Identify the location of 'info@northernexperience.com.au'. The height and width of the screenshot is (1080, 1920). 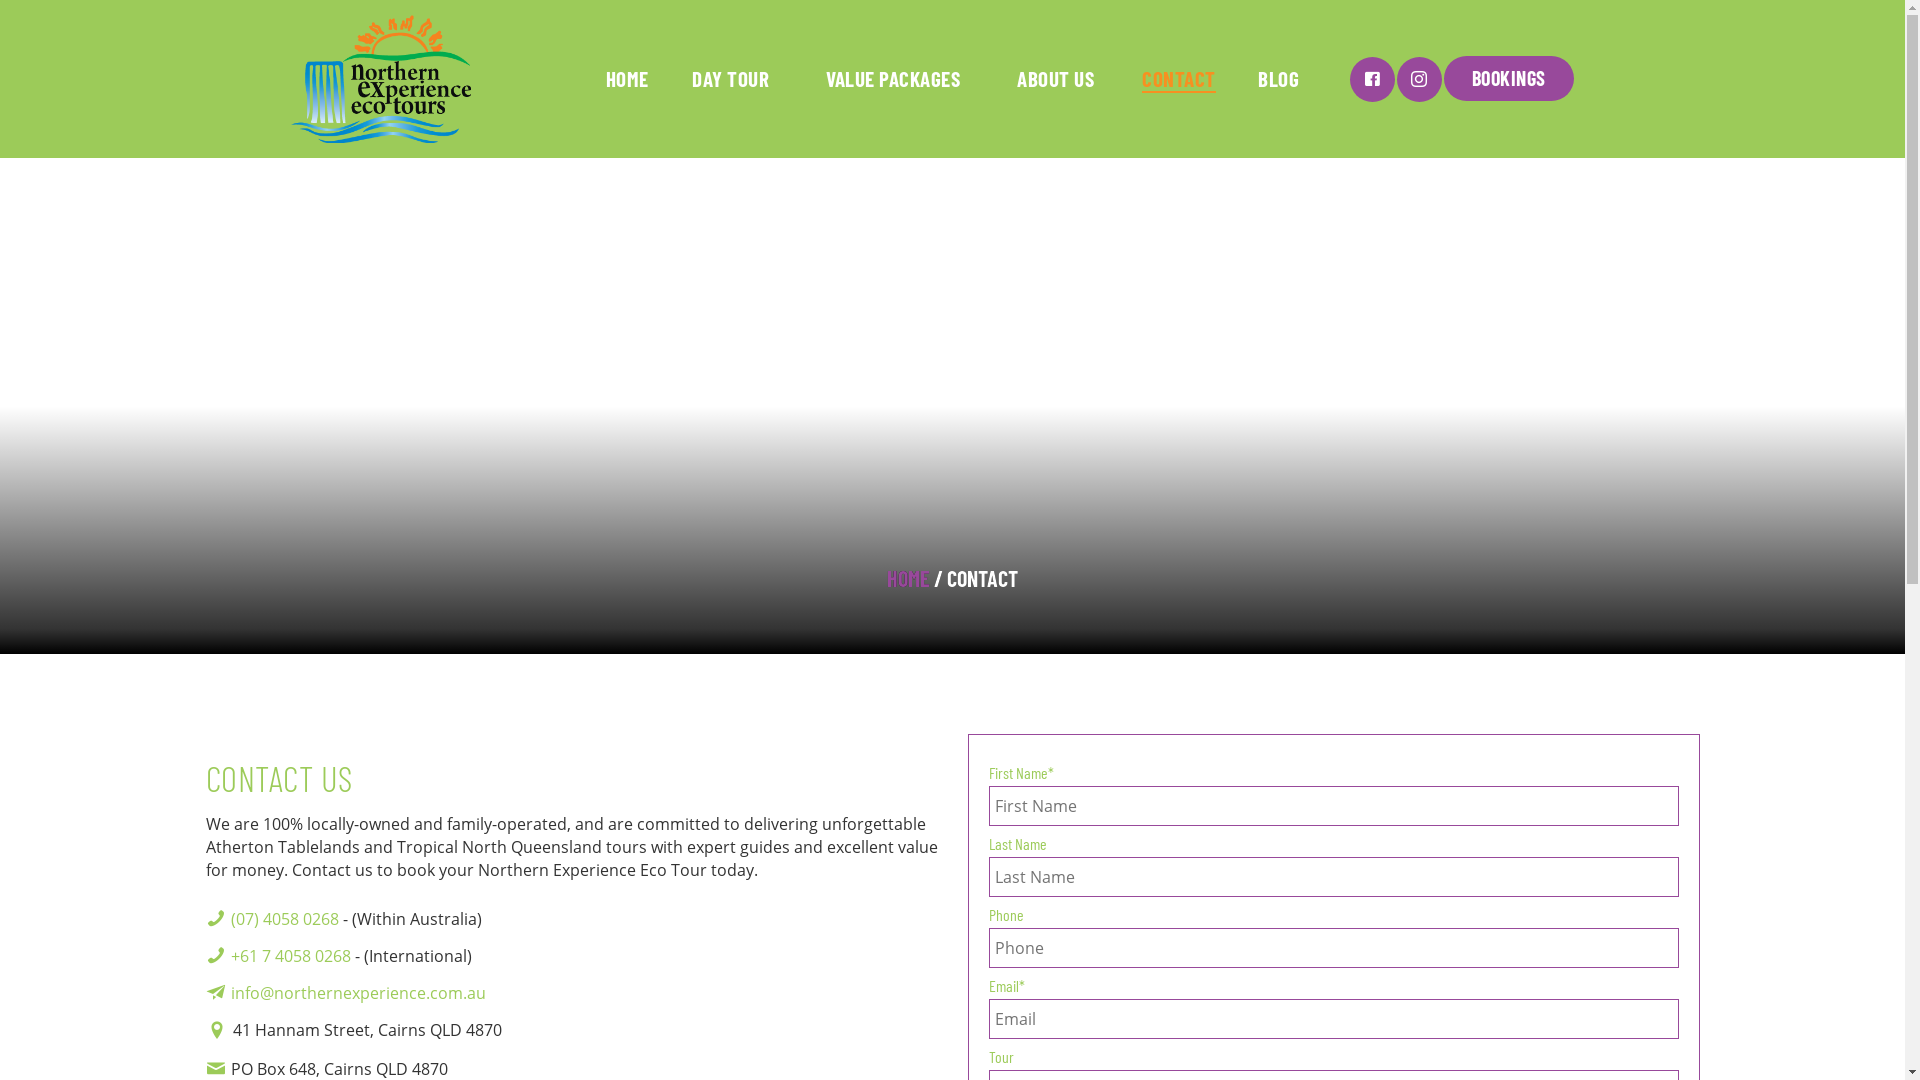
(357, 992).